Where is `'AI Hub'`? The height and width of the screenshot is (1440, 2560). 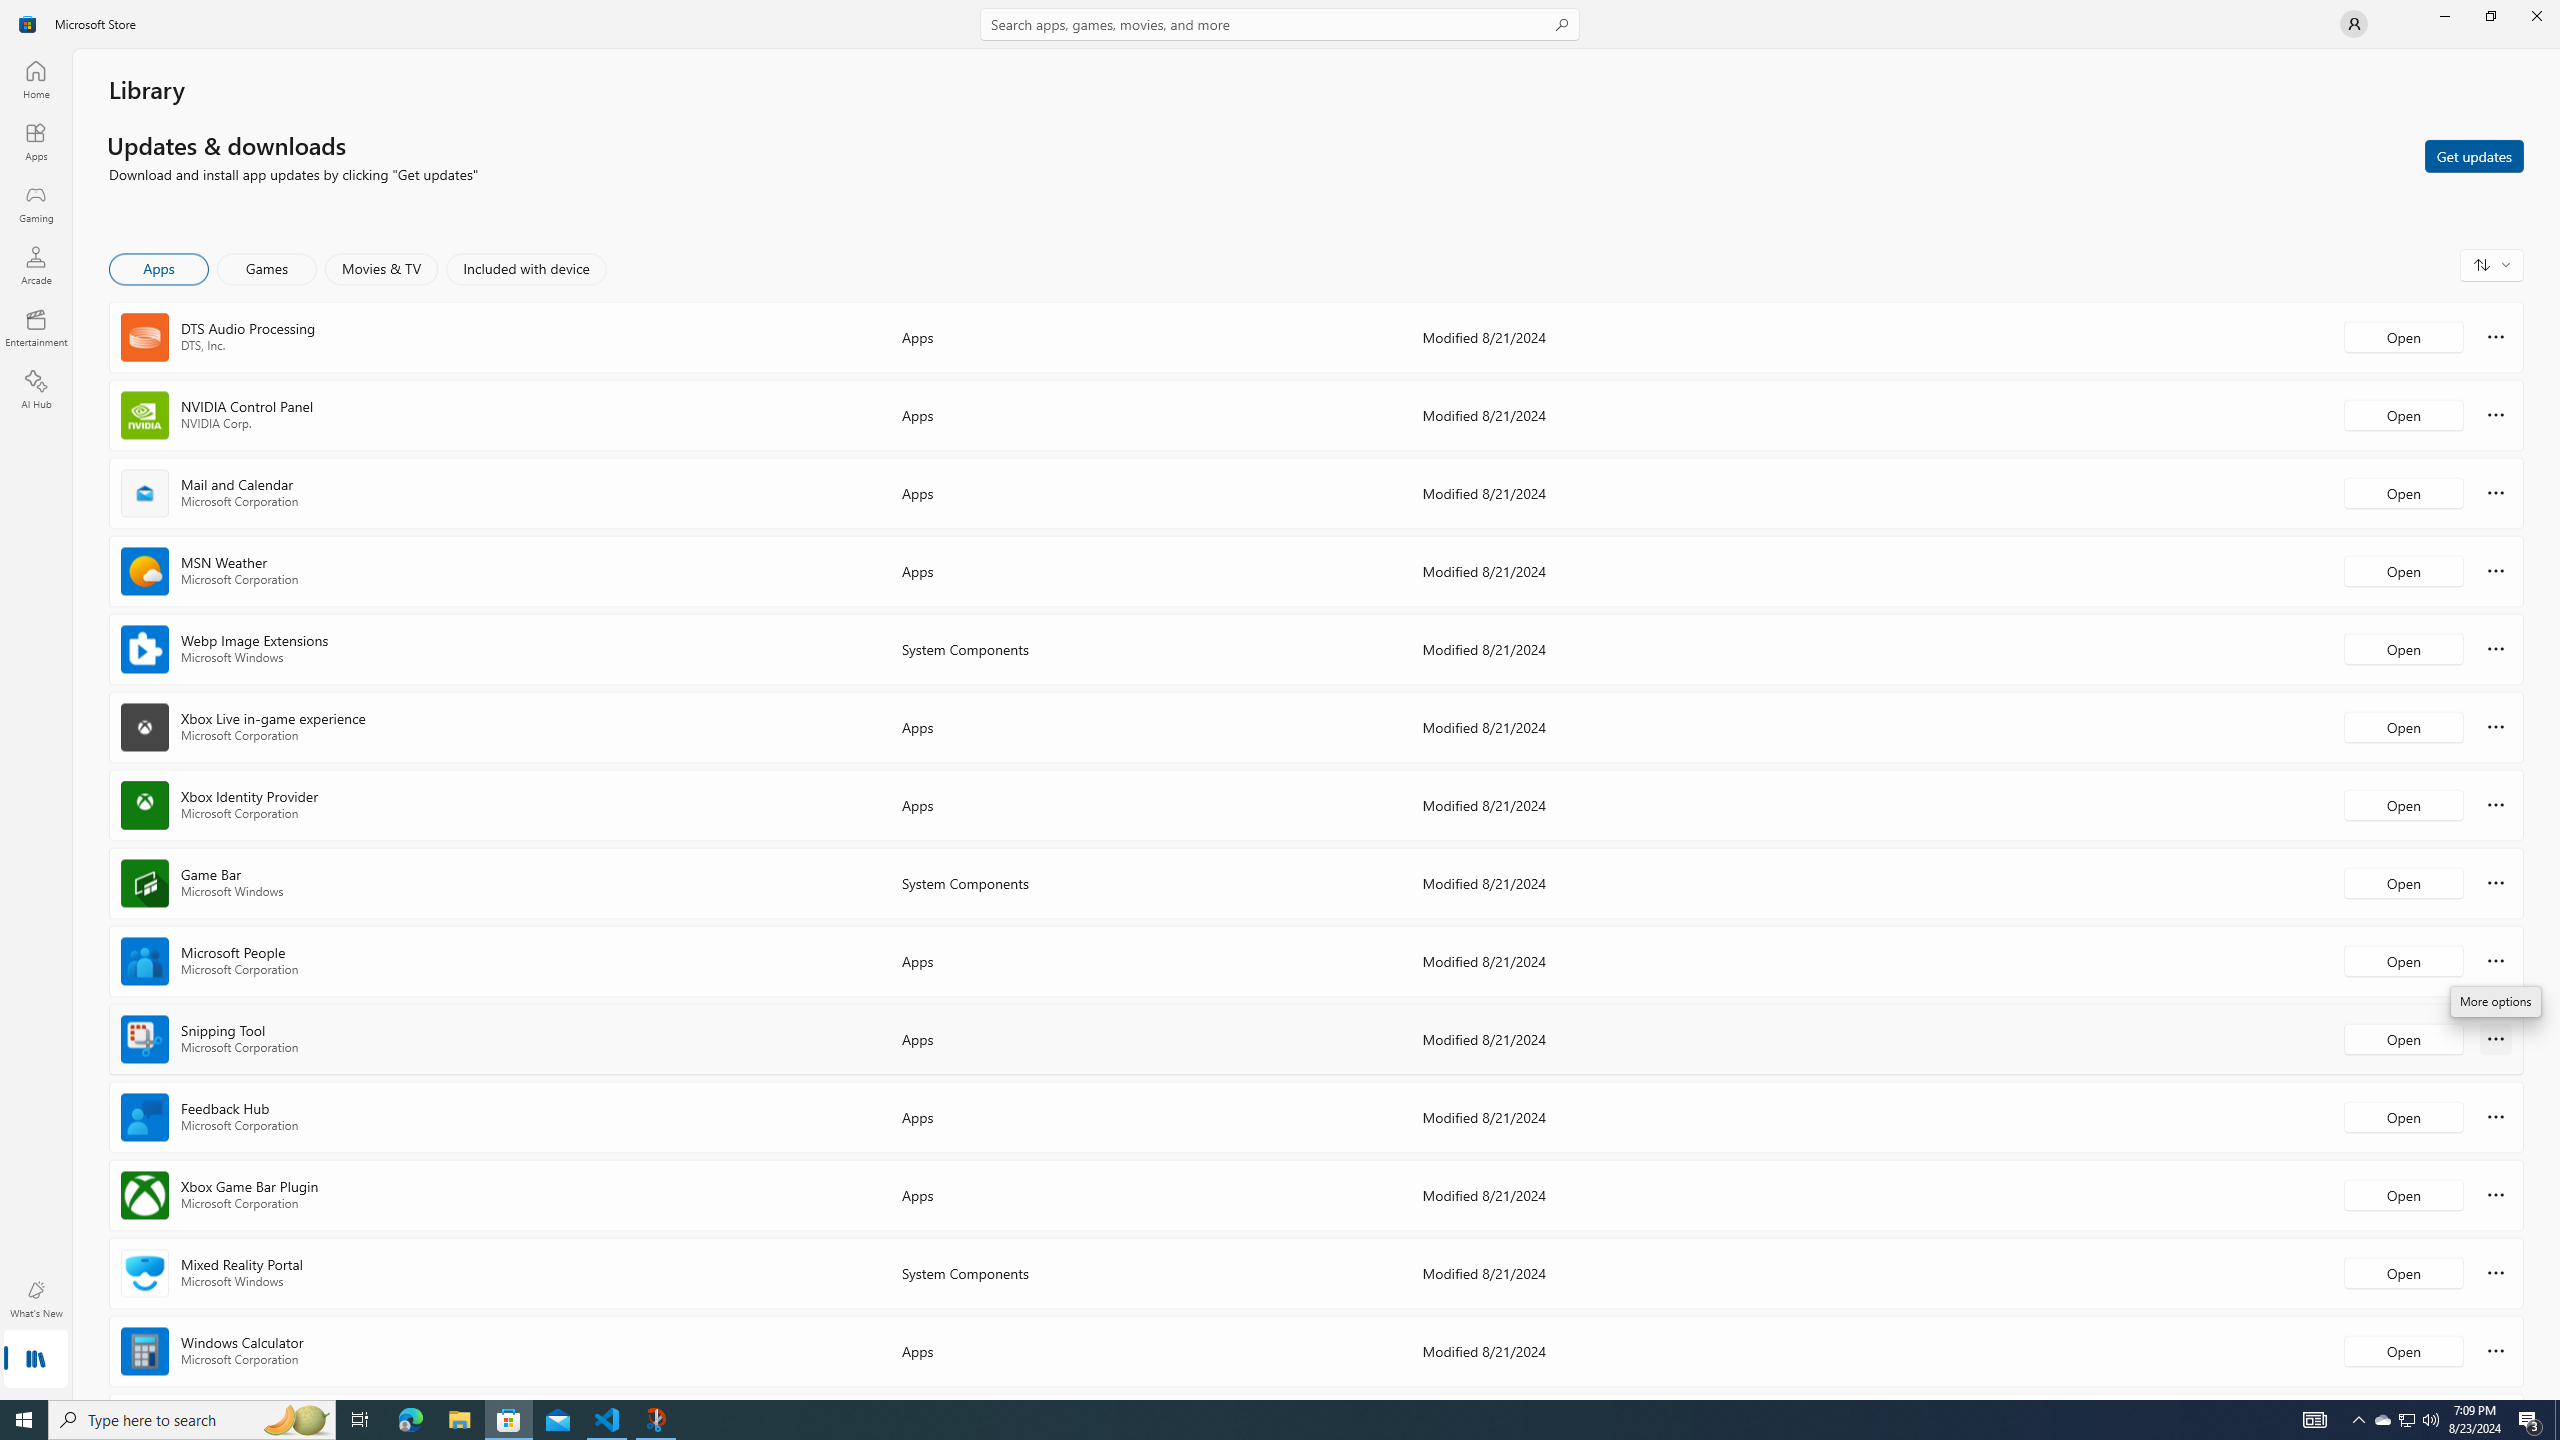
'AI Hub' is located at coordinates (34, 388).